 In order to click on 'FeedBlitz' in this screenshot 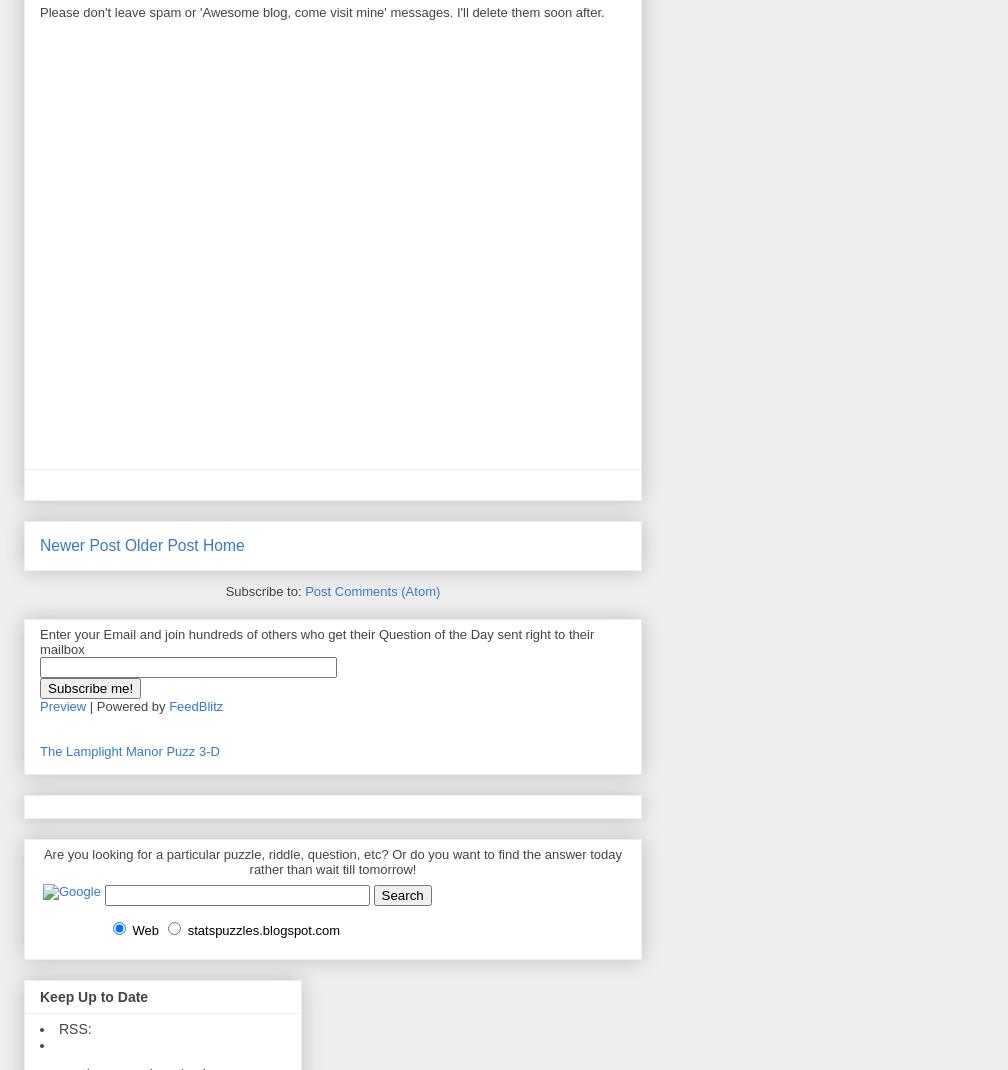, I will do `click(195, 705)`.